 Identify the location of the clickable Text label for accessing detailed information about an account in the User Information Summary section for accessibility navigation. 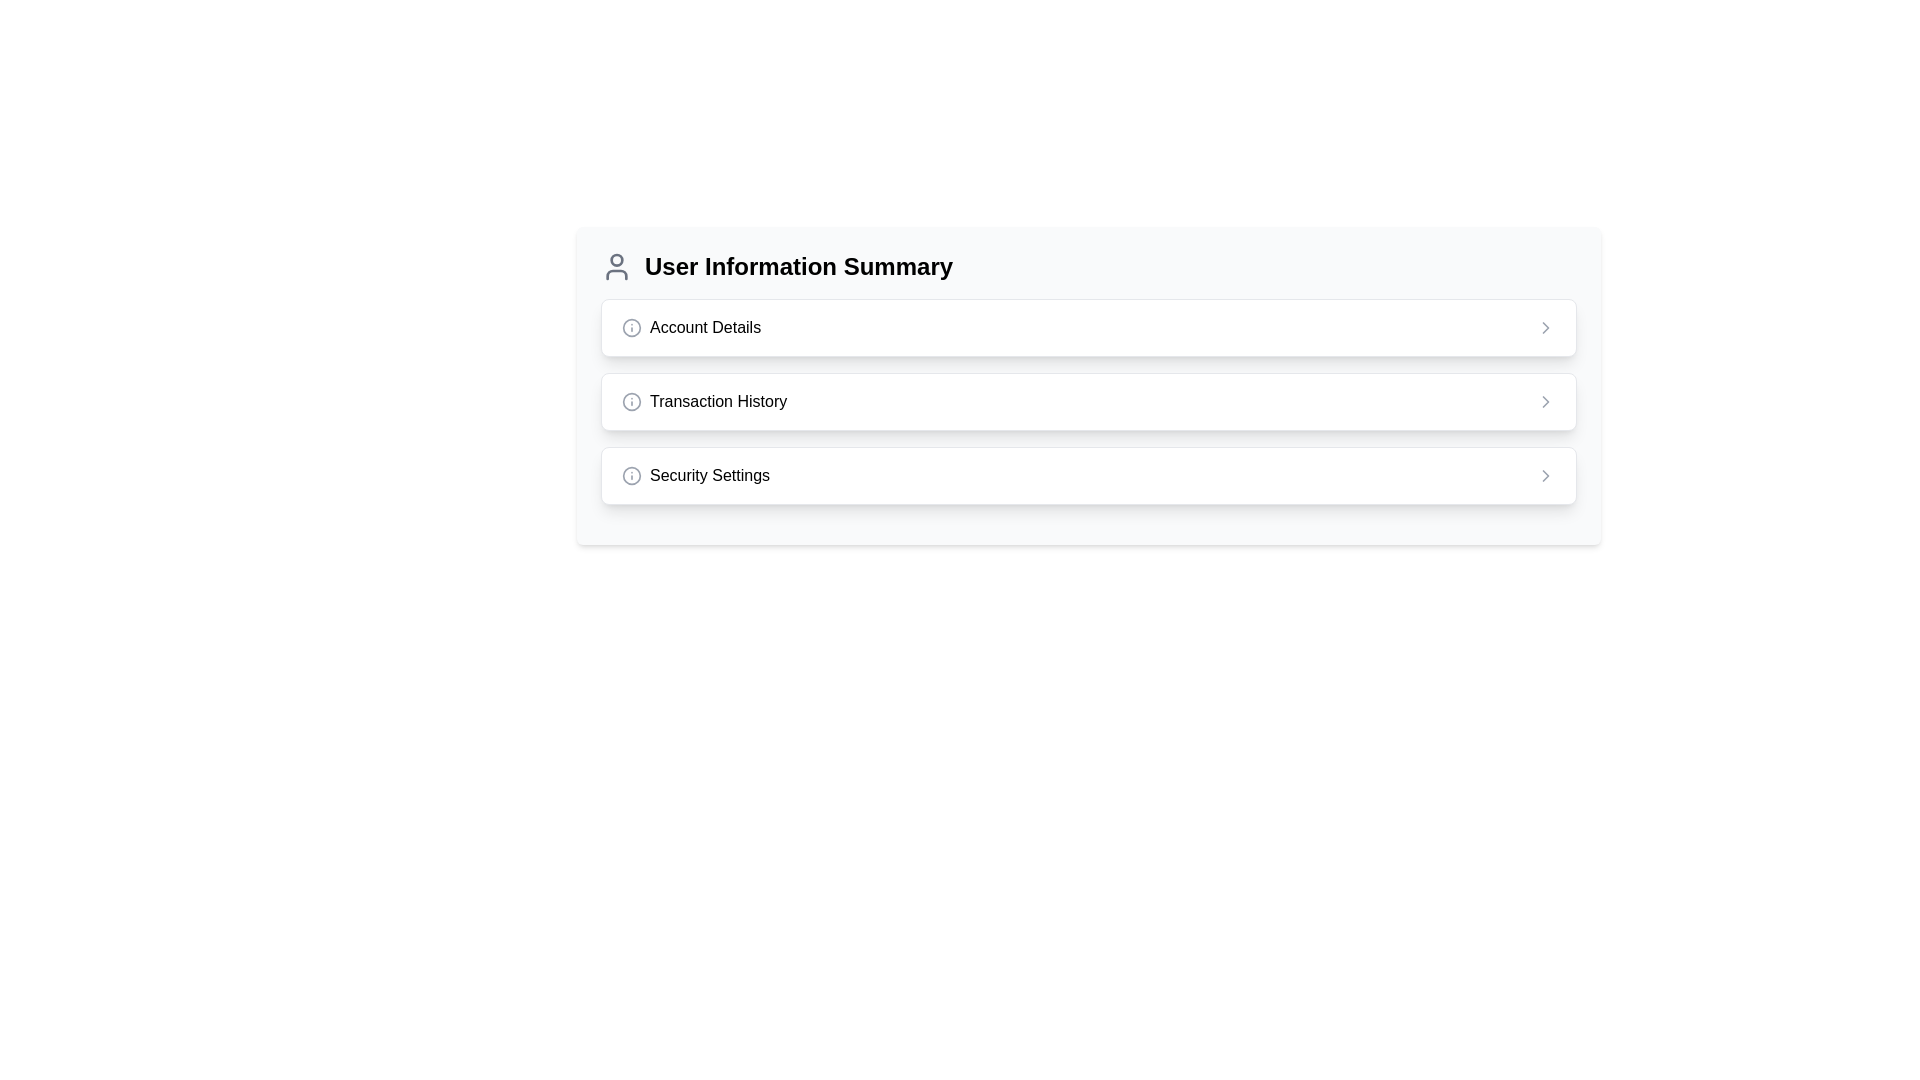
(705, 326).